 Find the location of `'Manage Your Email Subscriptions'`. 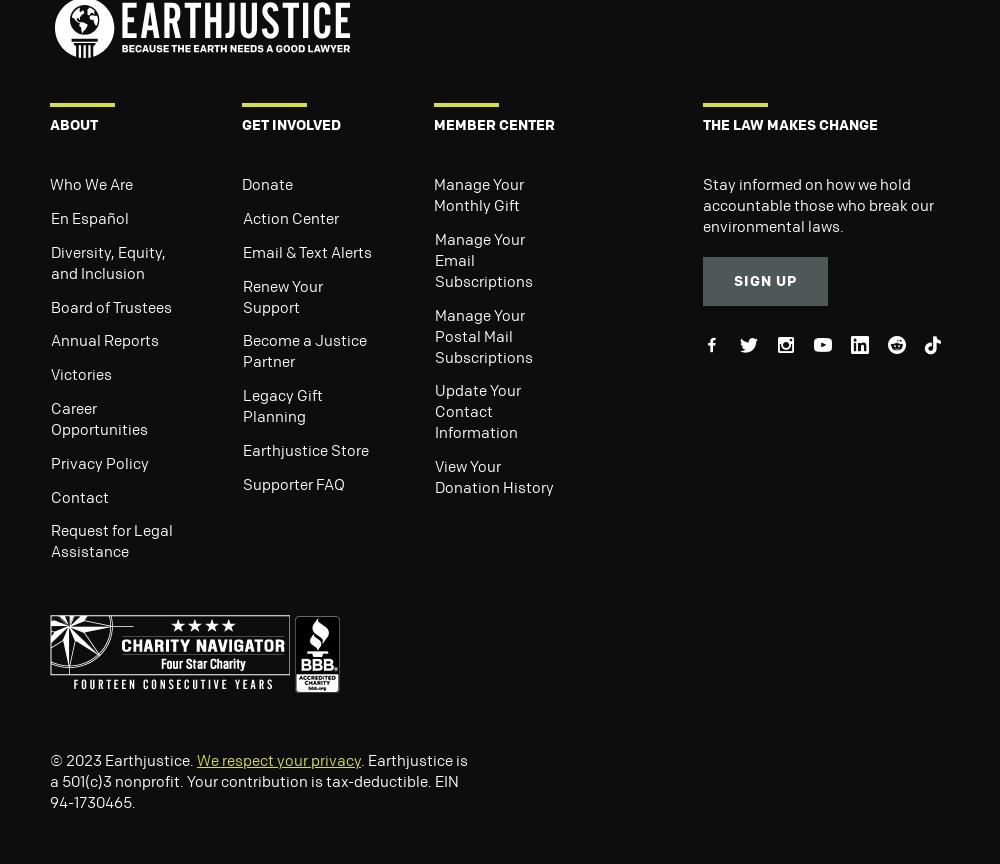

'Manage Your Email Subscriptions' is located at coordinates (483, 259).